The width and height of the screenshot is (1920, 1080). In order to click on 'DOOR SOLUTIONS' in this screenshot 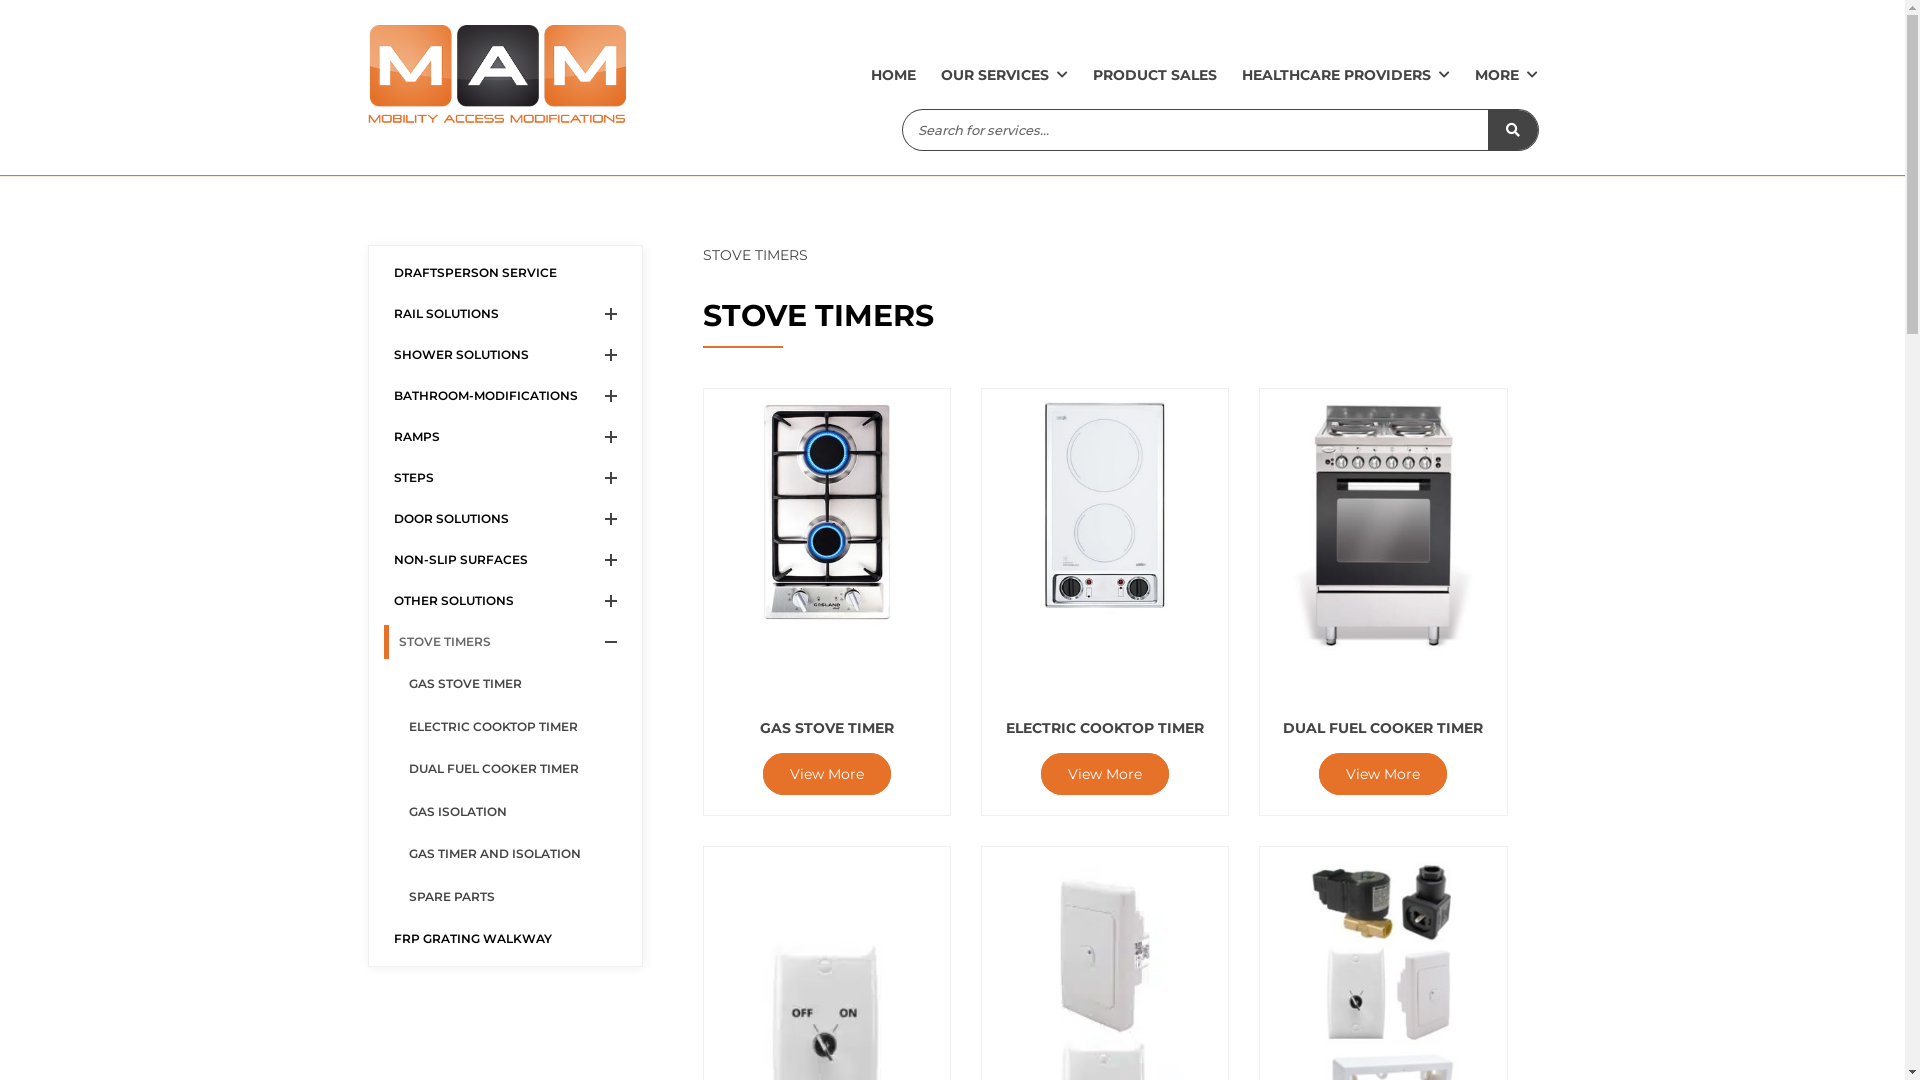, I will do `click(384, 518)`.